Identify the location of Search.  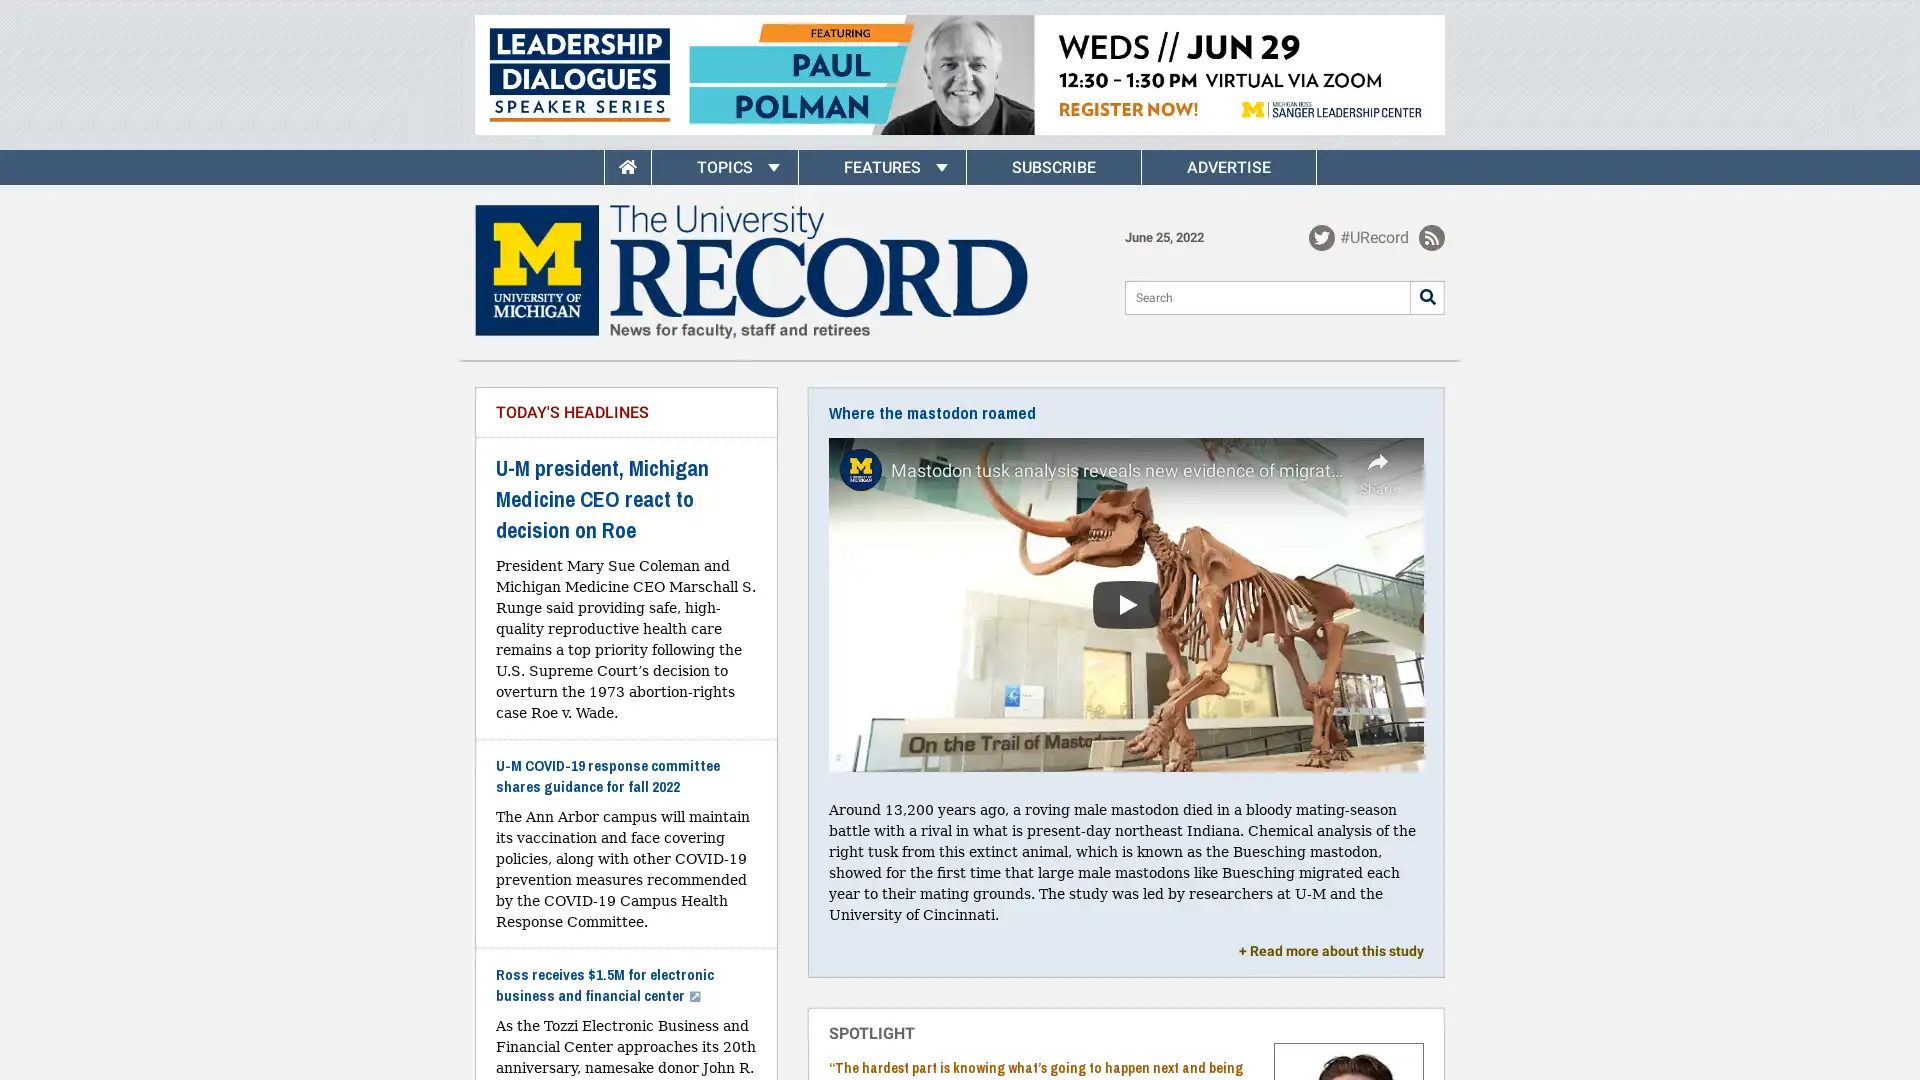
(1426, 296).